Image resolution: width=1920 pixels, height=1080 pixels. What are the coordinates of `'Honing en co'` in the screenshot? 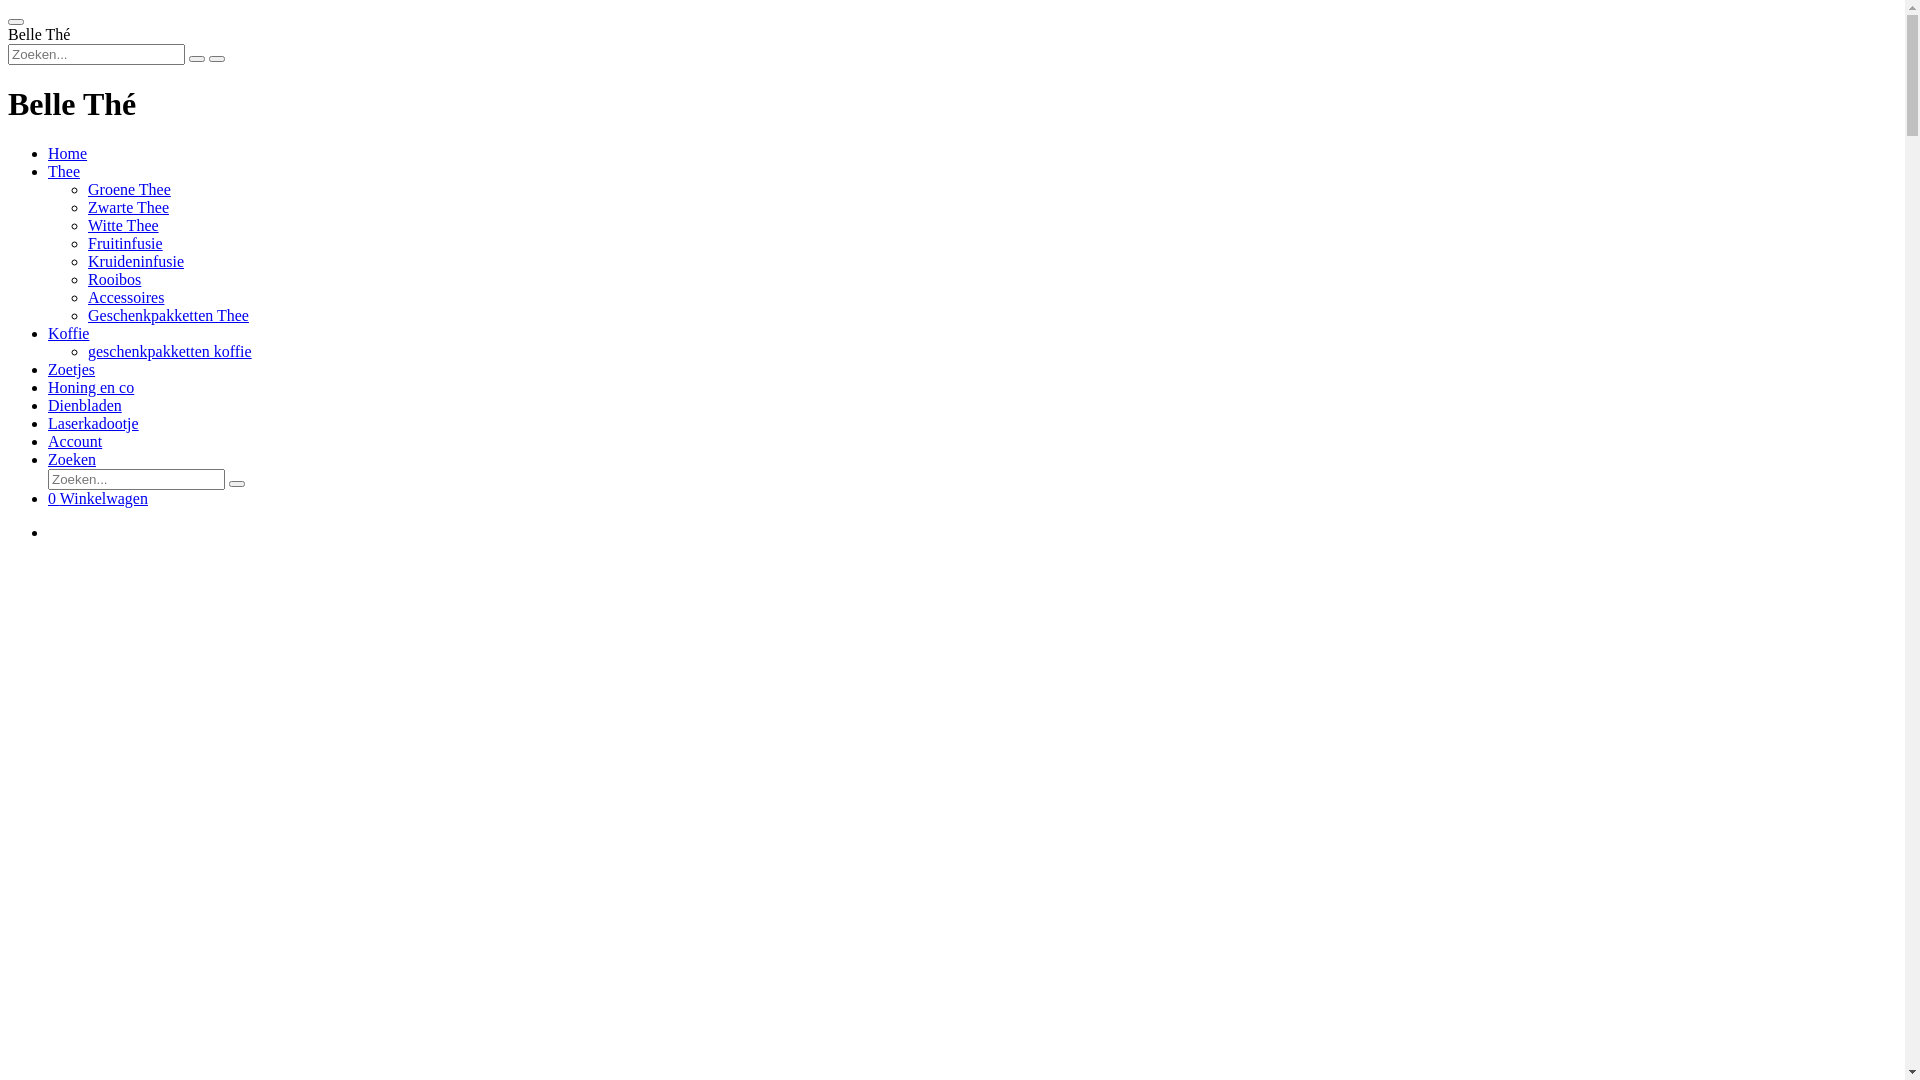 It's located at (90, 387).